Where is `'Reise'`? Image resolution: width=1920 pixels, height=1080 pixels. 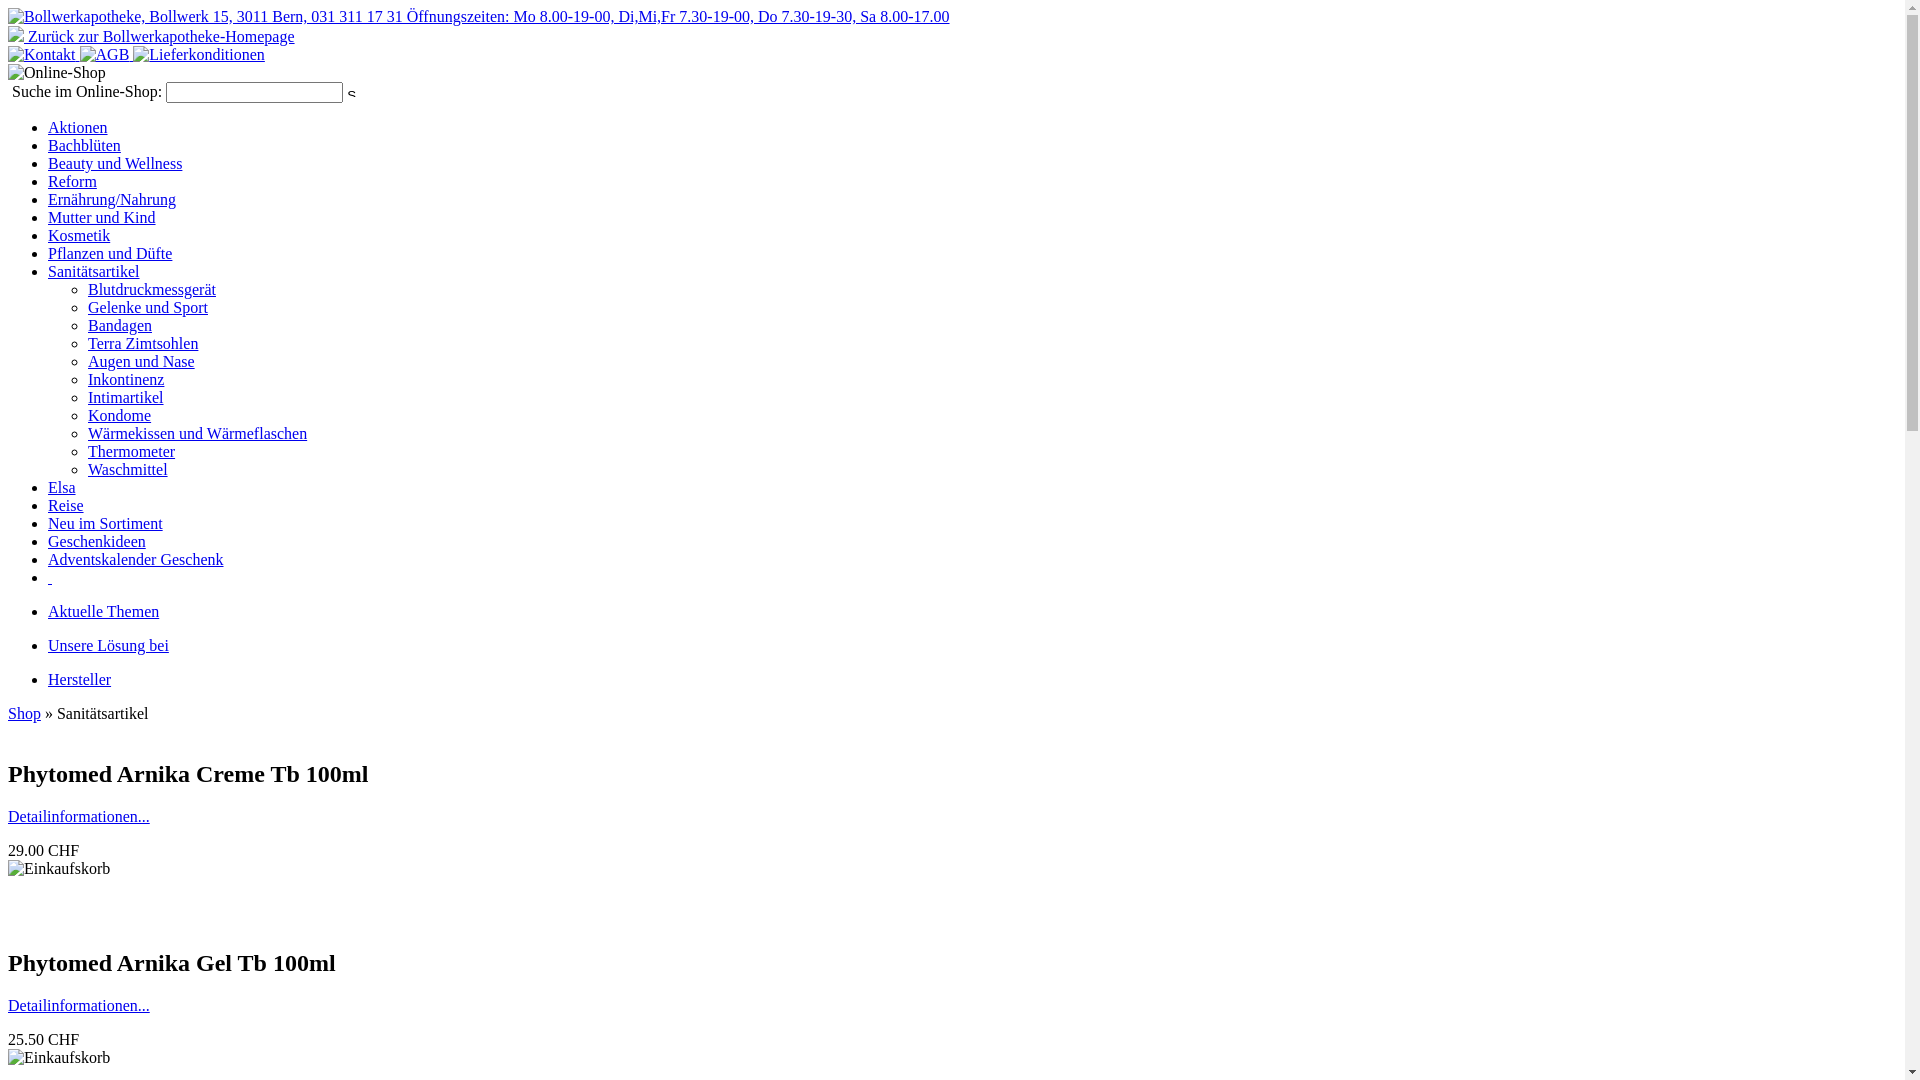 'Reise' is located at coordinates (48, 504).